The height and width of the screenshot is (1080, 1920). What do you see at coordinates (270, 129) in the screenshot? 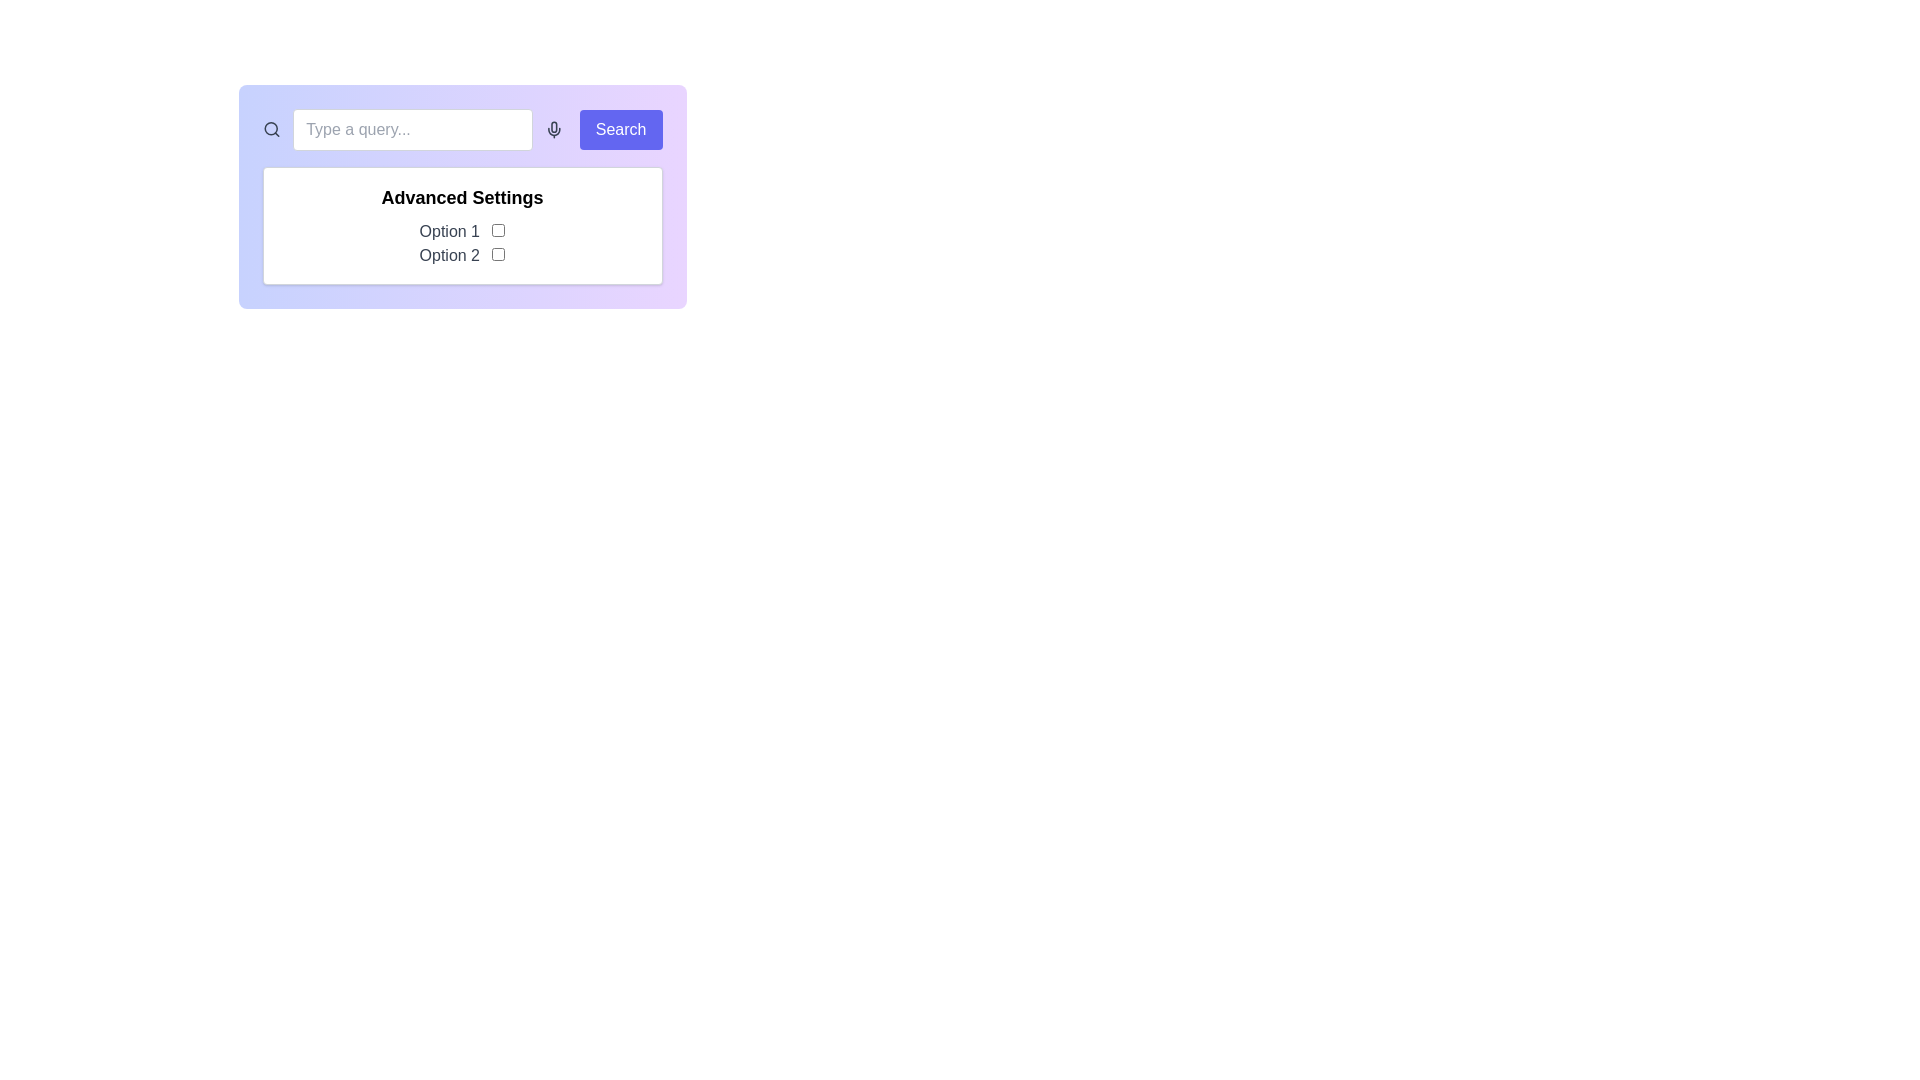
I see `the SVG Circle element inside the search icon at the top center of the interface` at bounding box center [270, 129].